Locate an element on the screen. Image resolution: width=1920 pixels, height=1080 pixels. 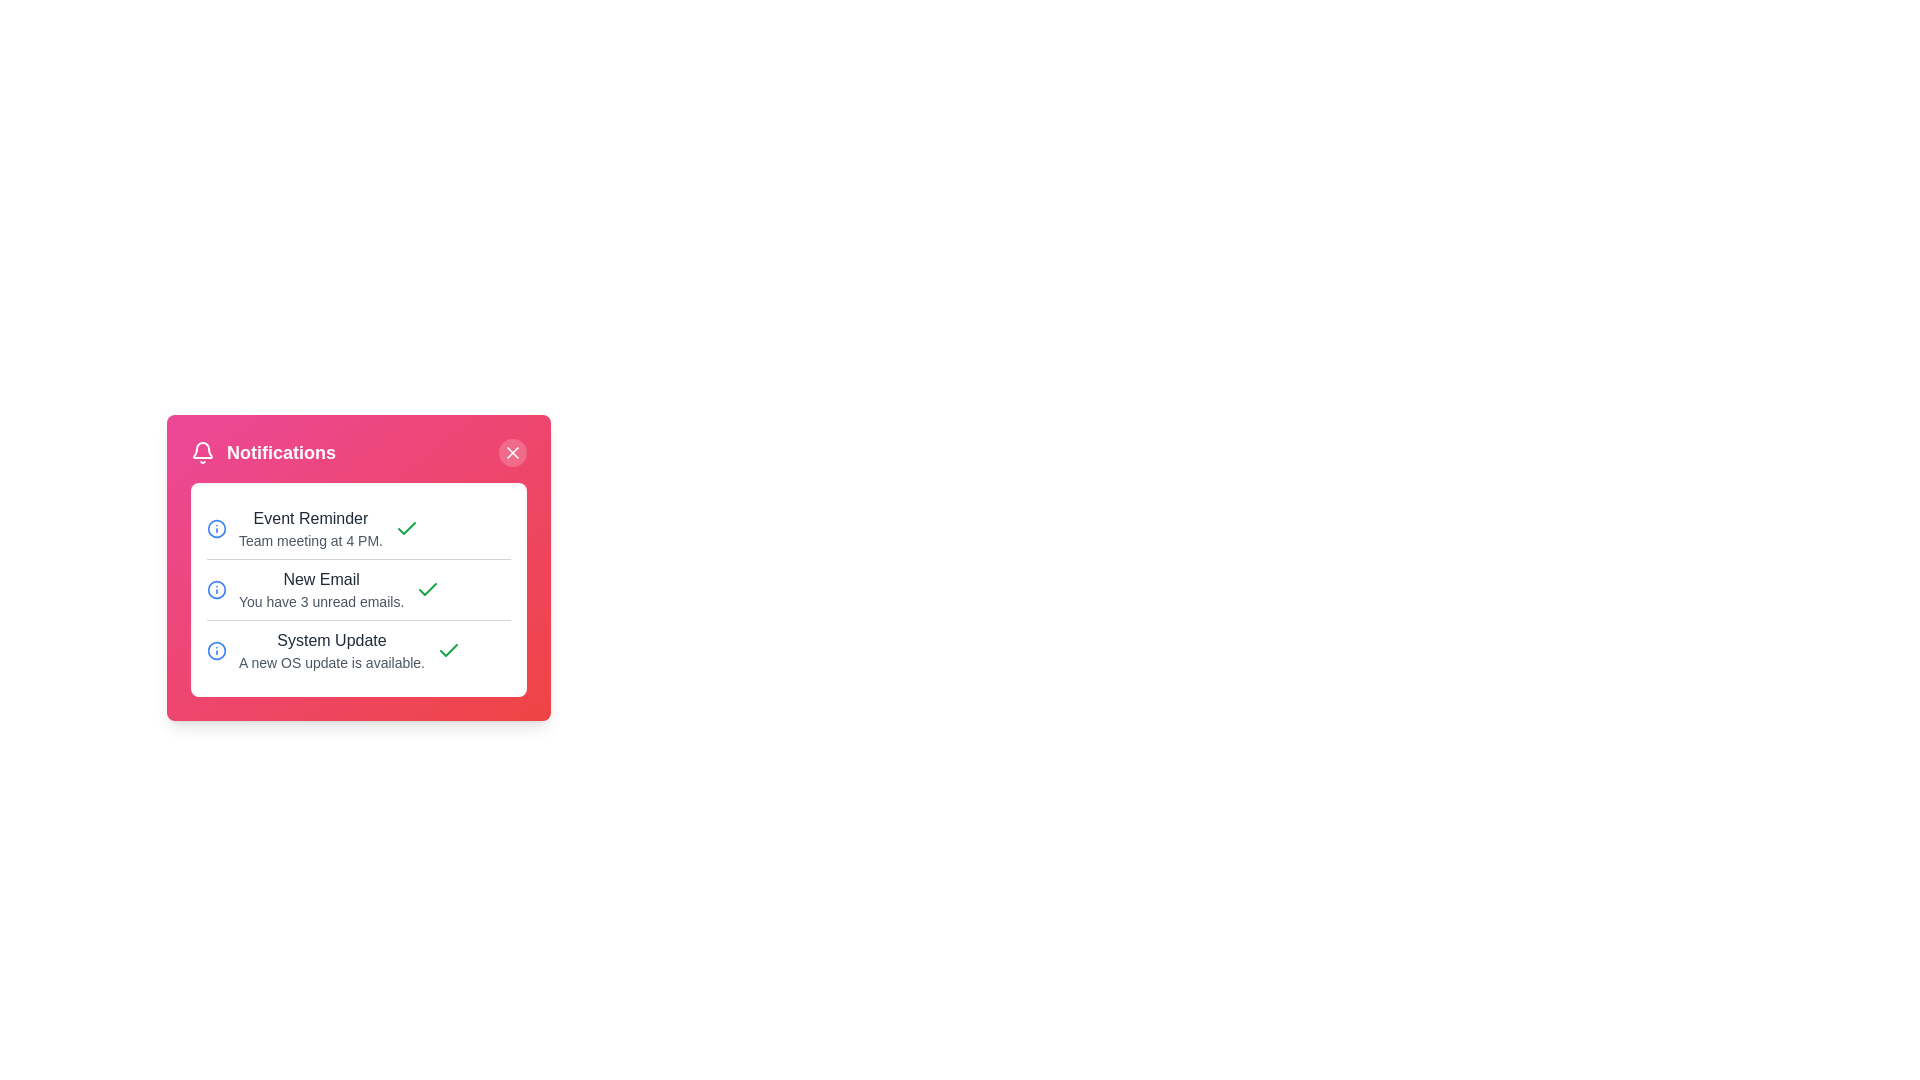
the Label with an icon that serves as the title of the notification panel, located at the top-left corner adjacent to the close button is located at coordinates (262, 452).